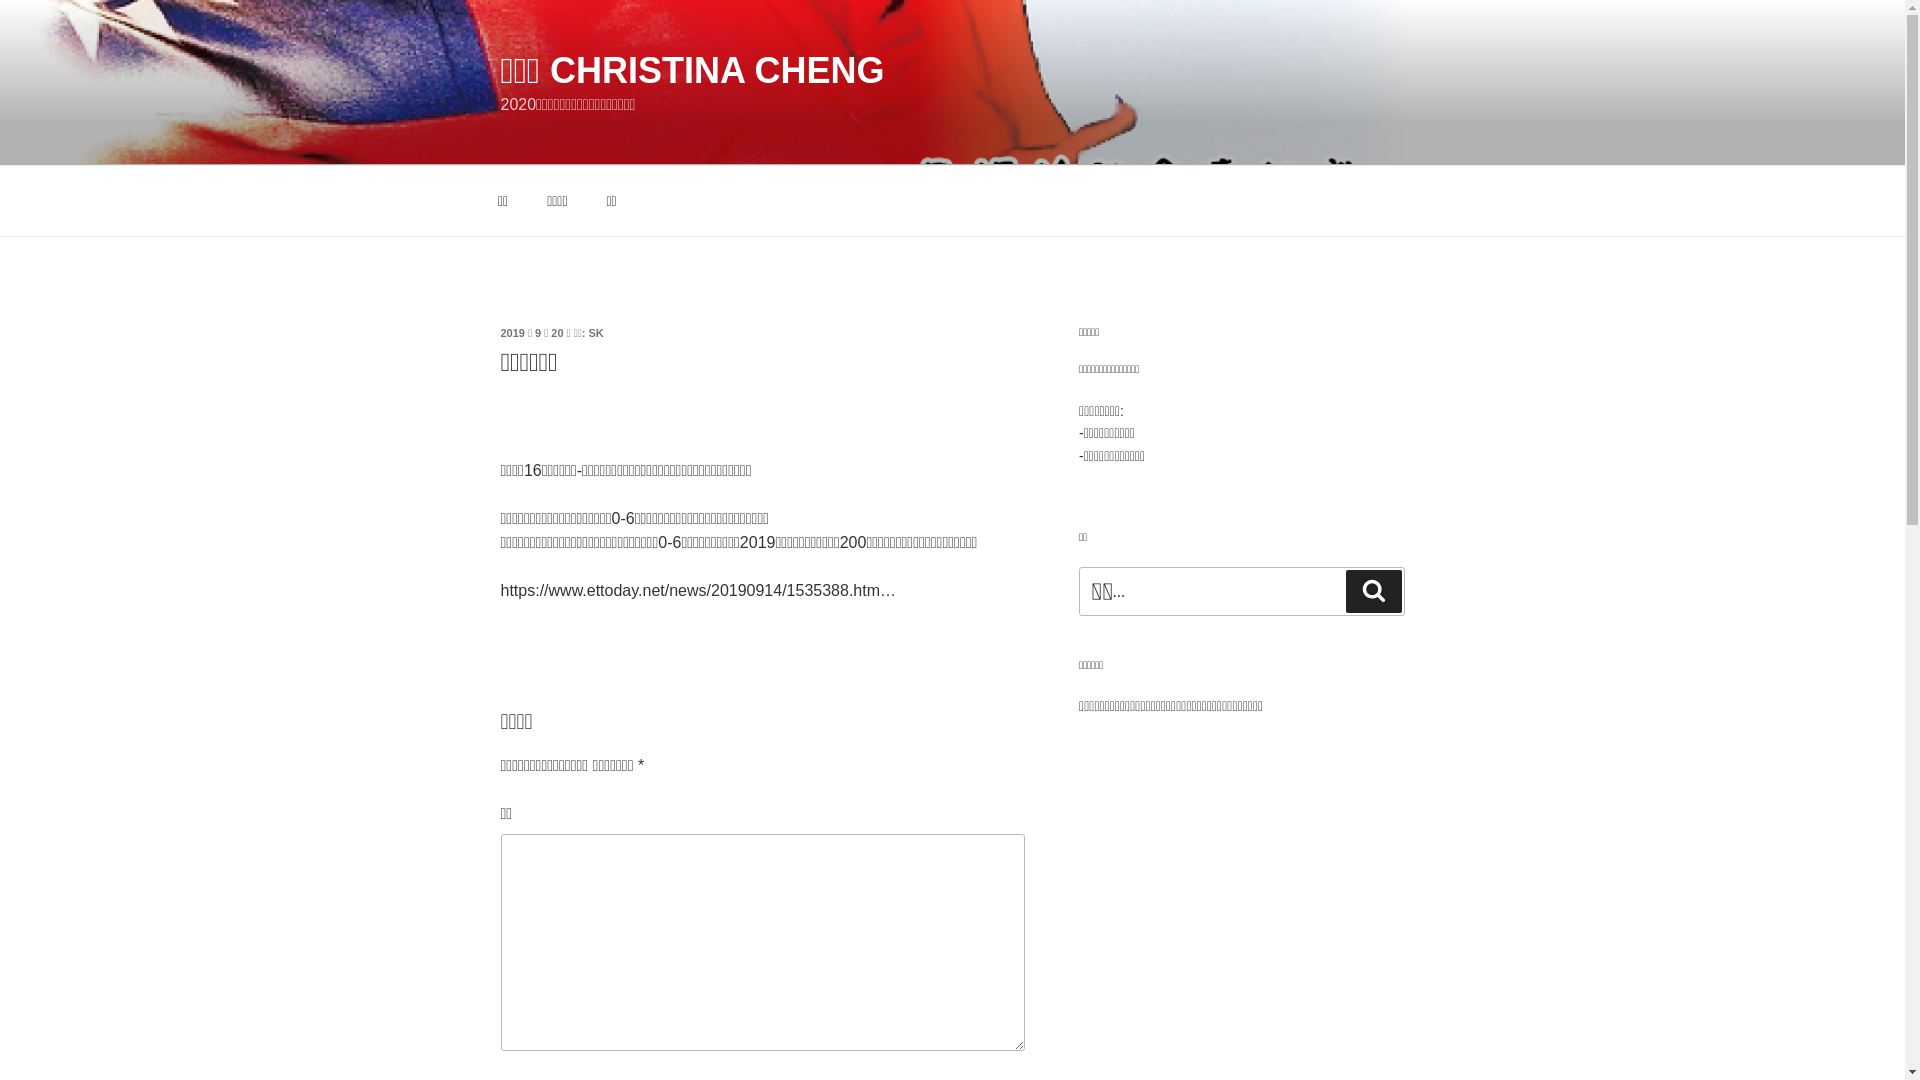 Image resolution: width=1920 pixels, height=1080 pixels. What do you see at coordinates (594, 331) in the screenshot?
I see `'SK'` at bounding box center [594, 331].